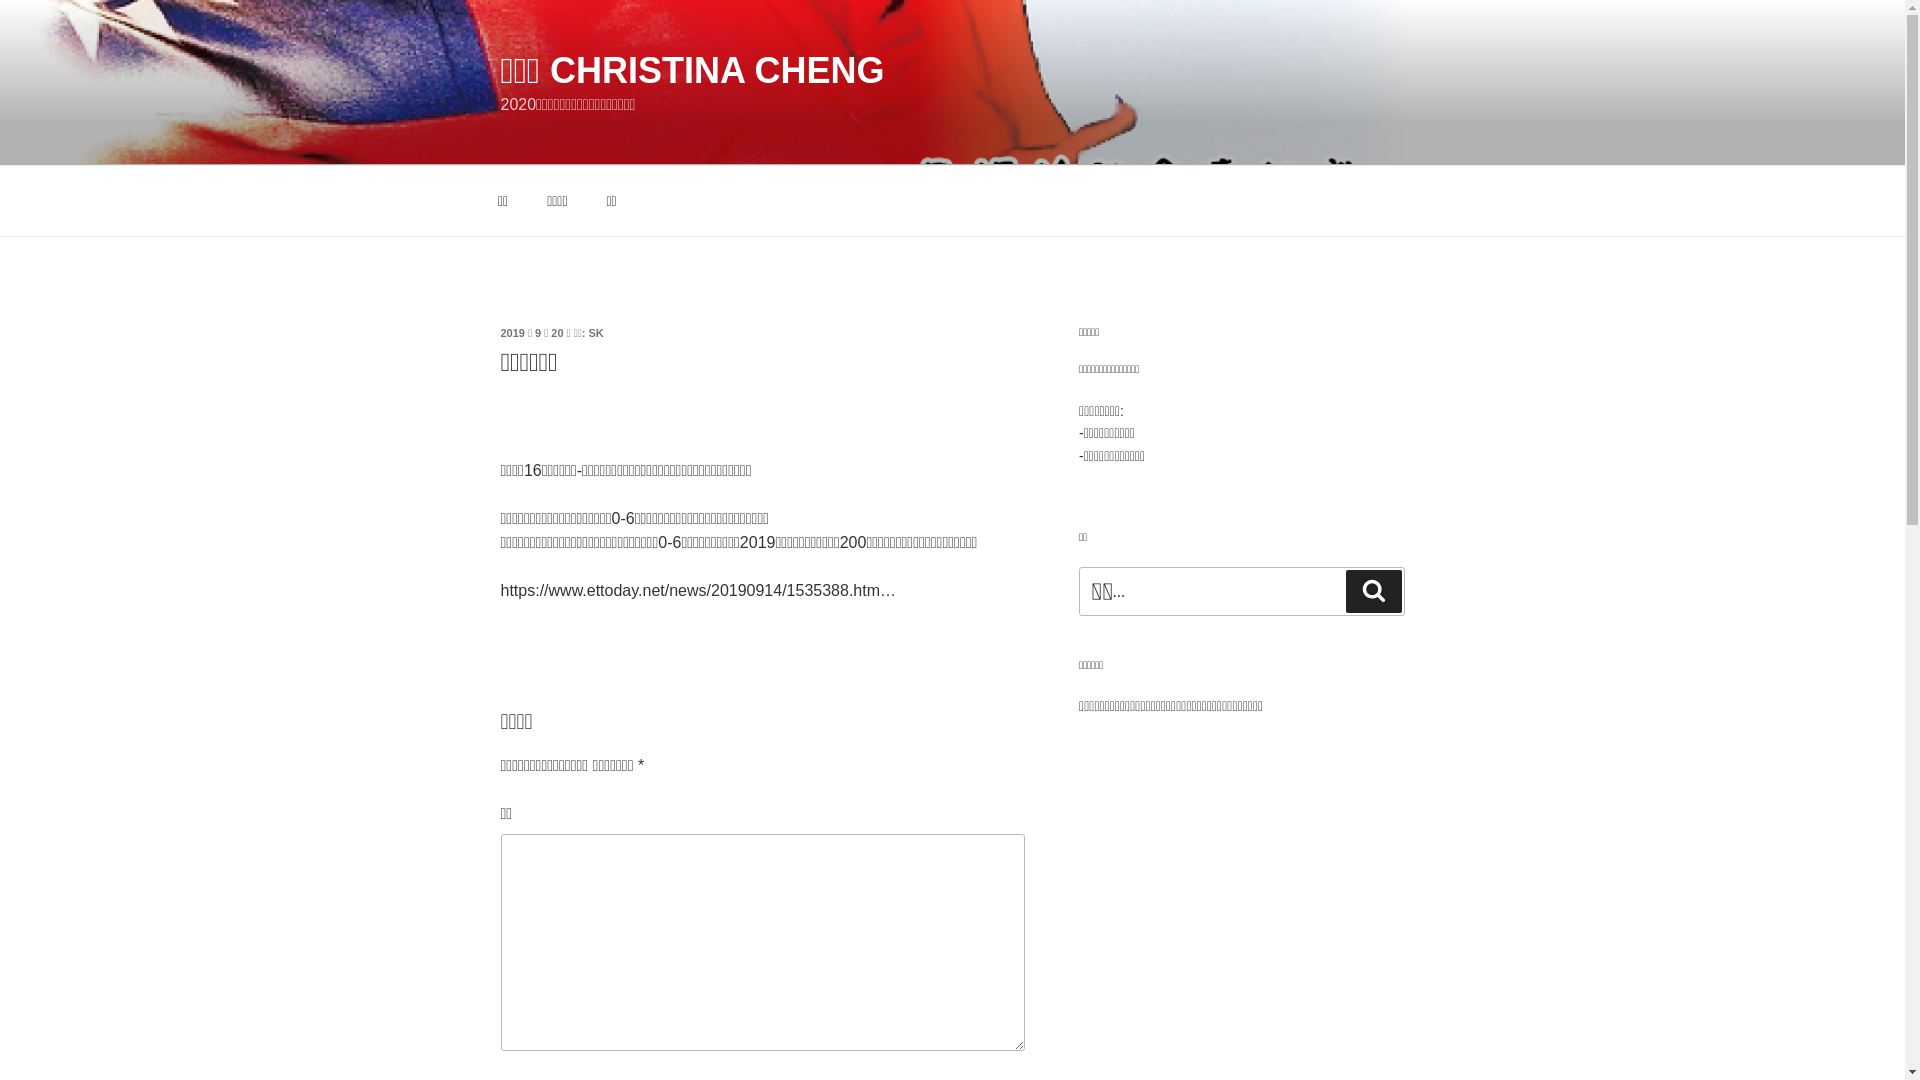 Image resolution: width=1920 pixels, height=1080 pixels. What do you see at coordinates (594, 331) in the screenshot?
I see `'SK'` at bounding box center [594, 331].